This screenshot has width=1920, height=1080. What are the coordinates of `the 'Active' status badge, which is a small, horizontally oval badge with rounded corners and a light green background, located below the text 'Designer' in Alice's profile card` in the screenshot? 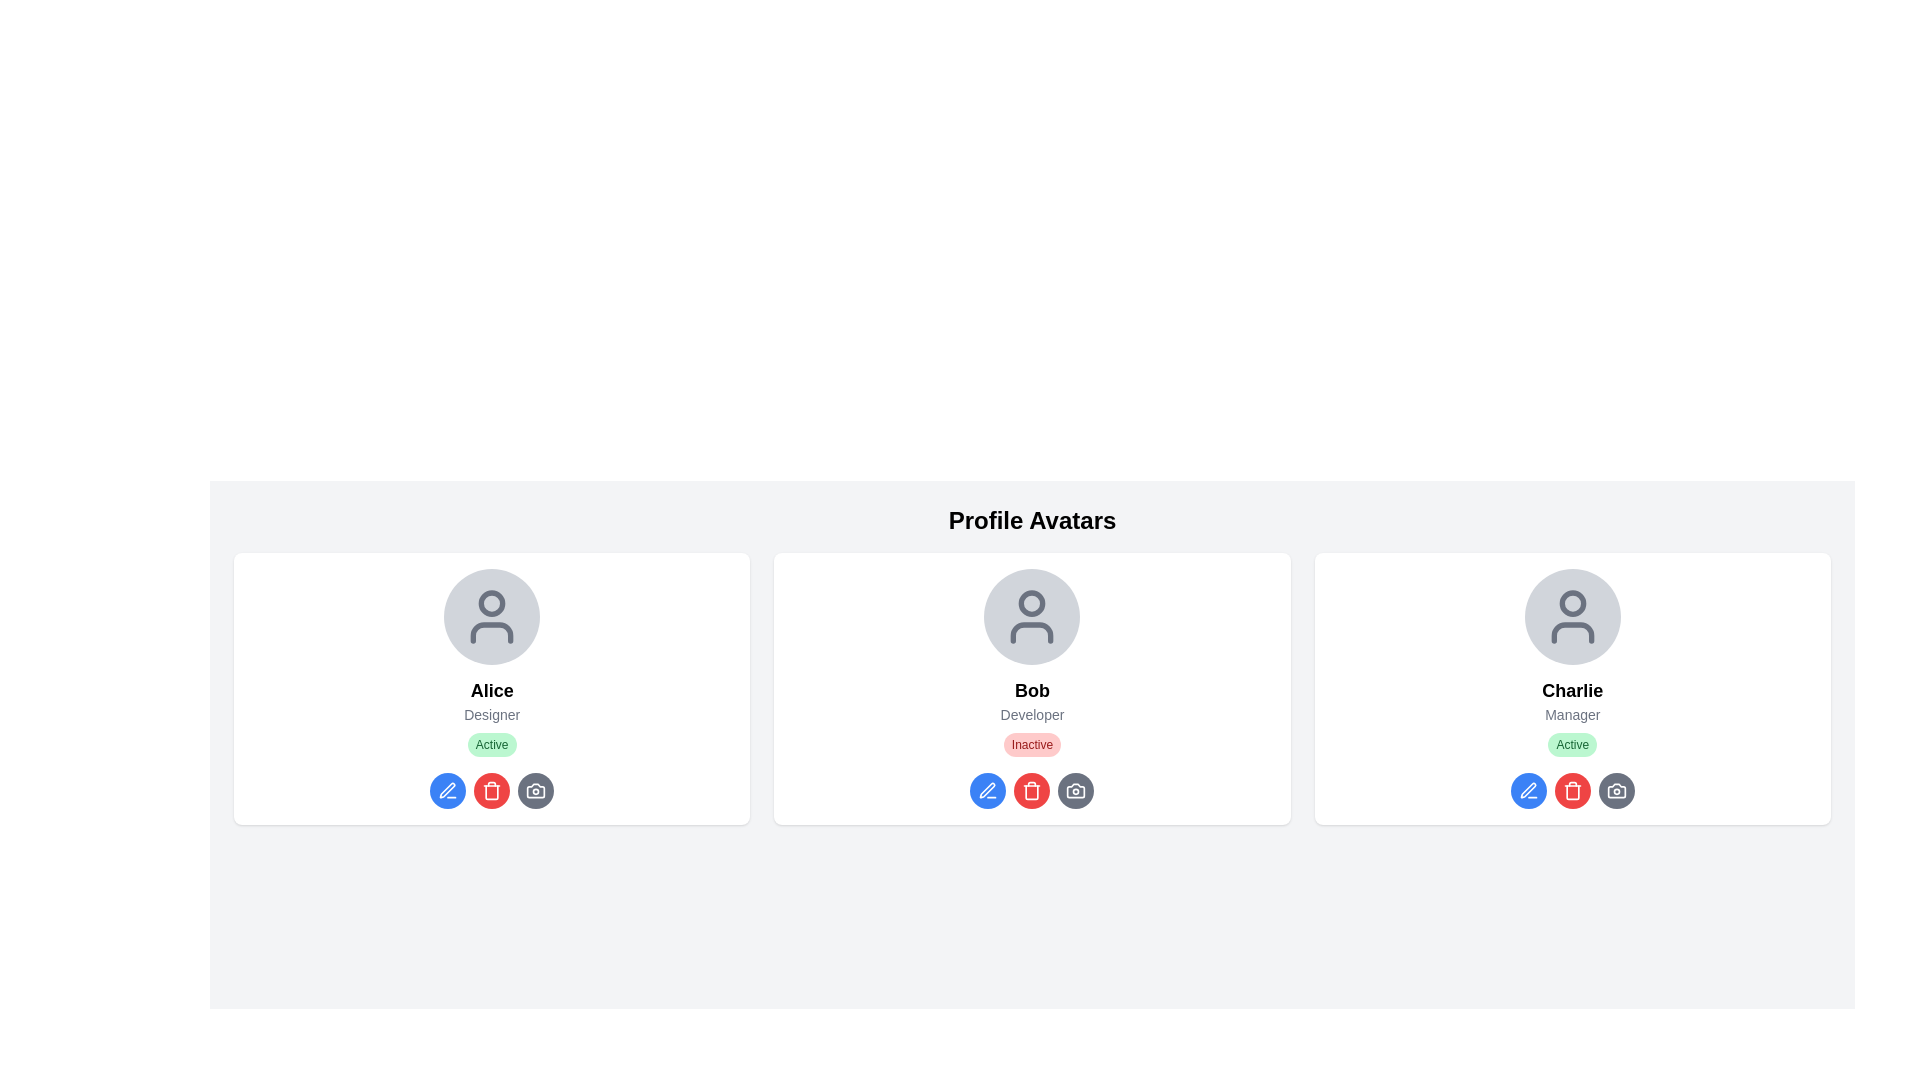 It's located at (492, 744).